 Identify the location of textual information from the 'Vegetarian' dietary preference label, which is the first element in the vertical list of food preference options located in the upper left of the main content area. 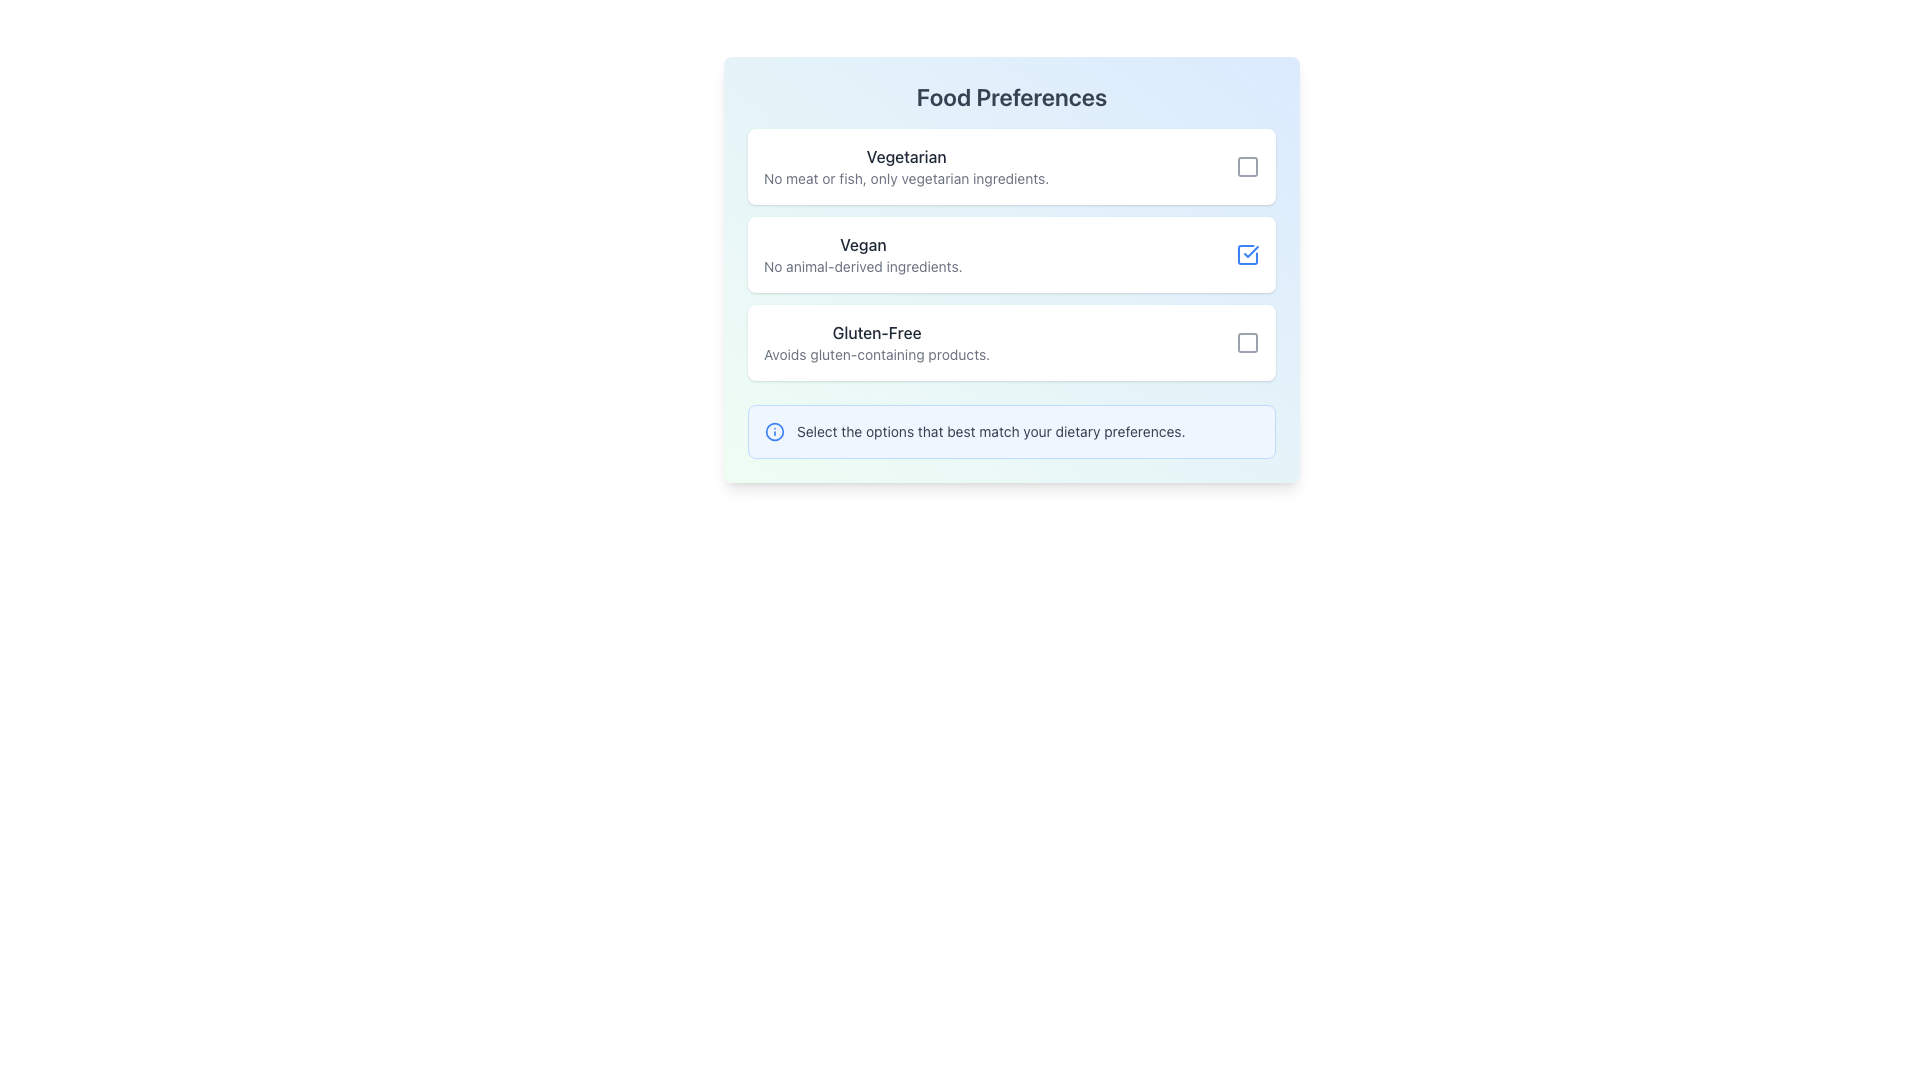
(905, 165).